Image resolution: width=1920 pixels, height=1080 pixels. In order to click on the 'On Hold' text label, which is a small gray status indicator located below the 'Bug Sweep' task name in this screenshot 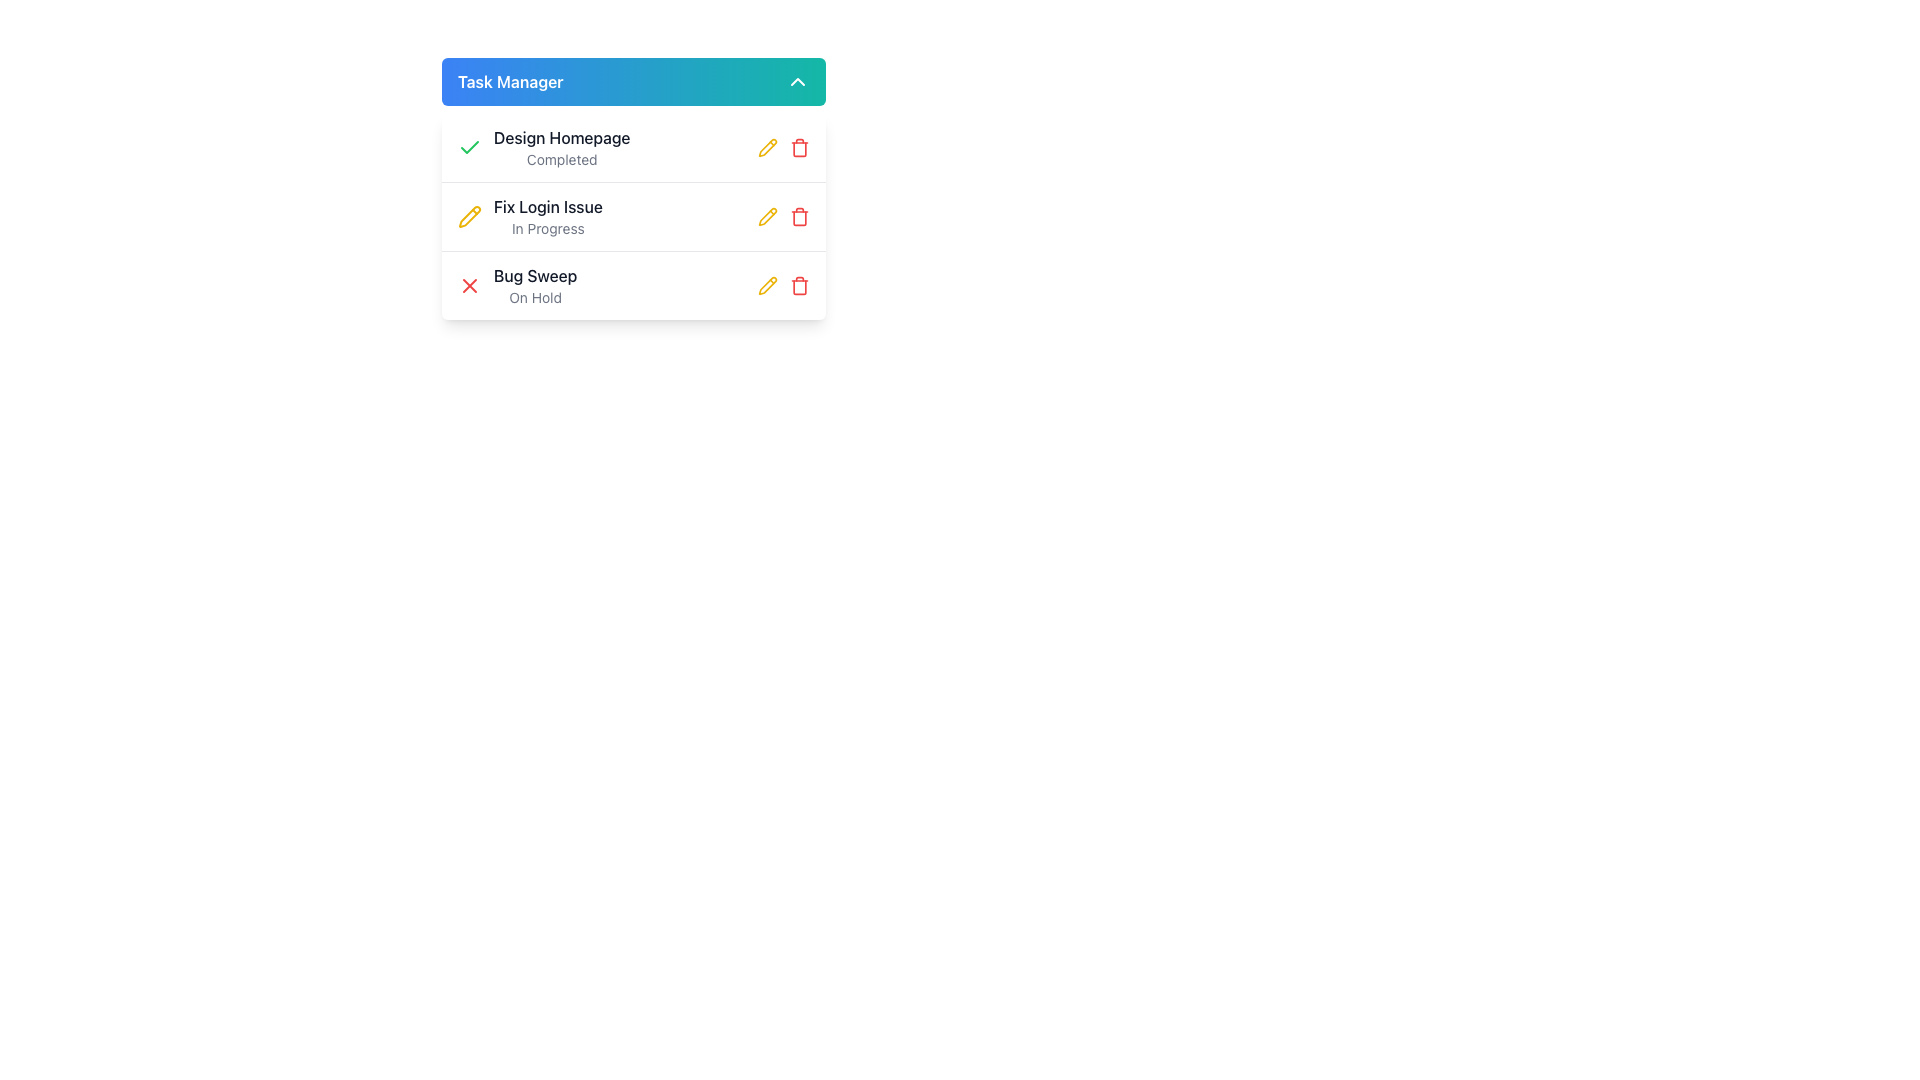, I will do `click(535, 297)`.